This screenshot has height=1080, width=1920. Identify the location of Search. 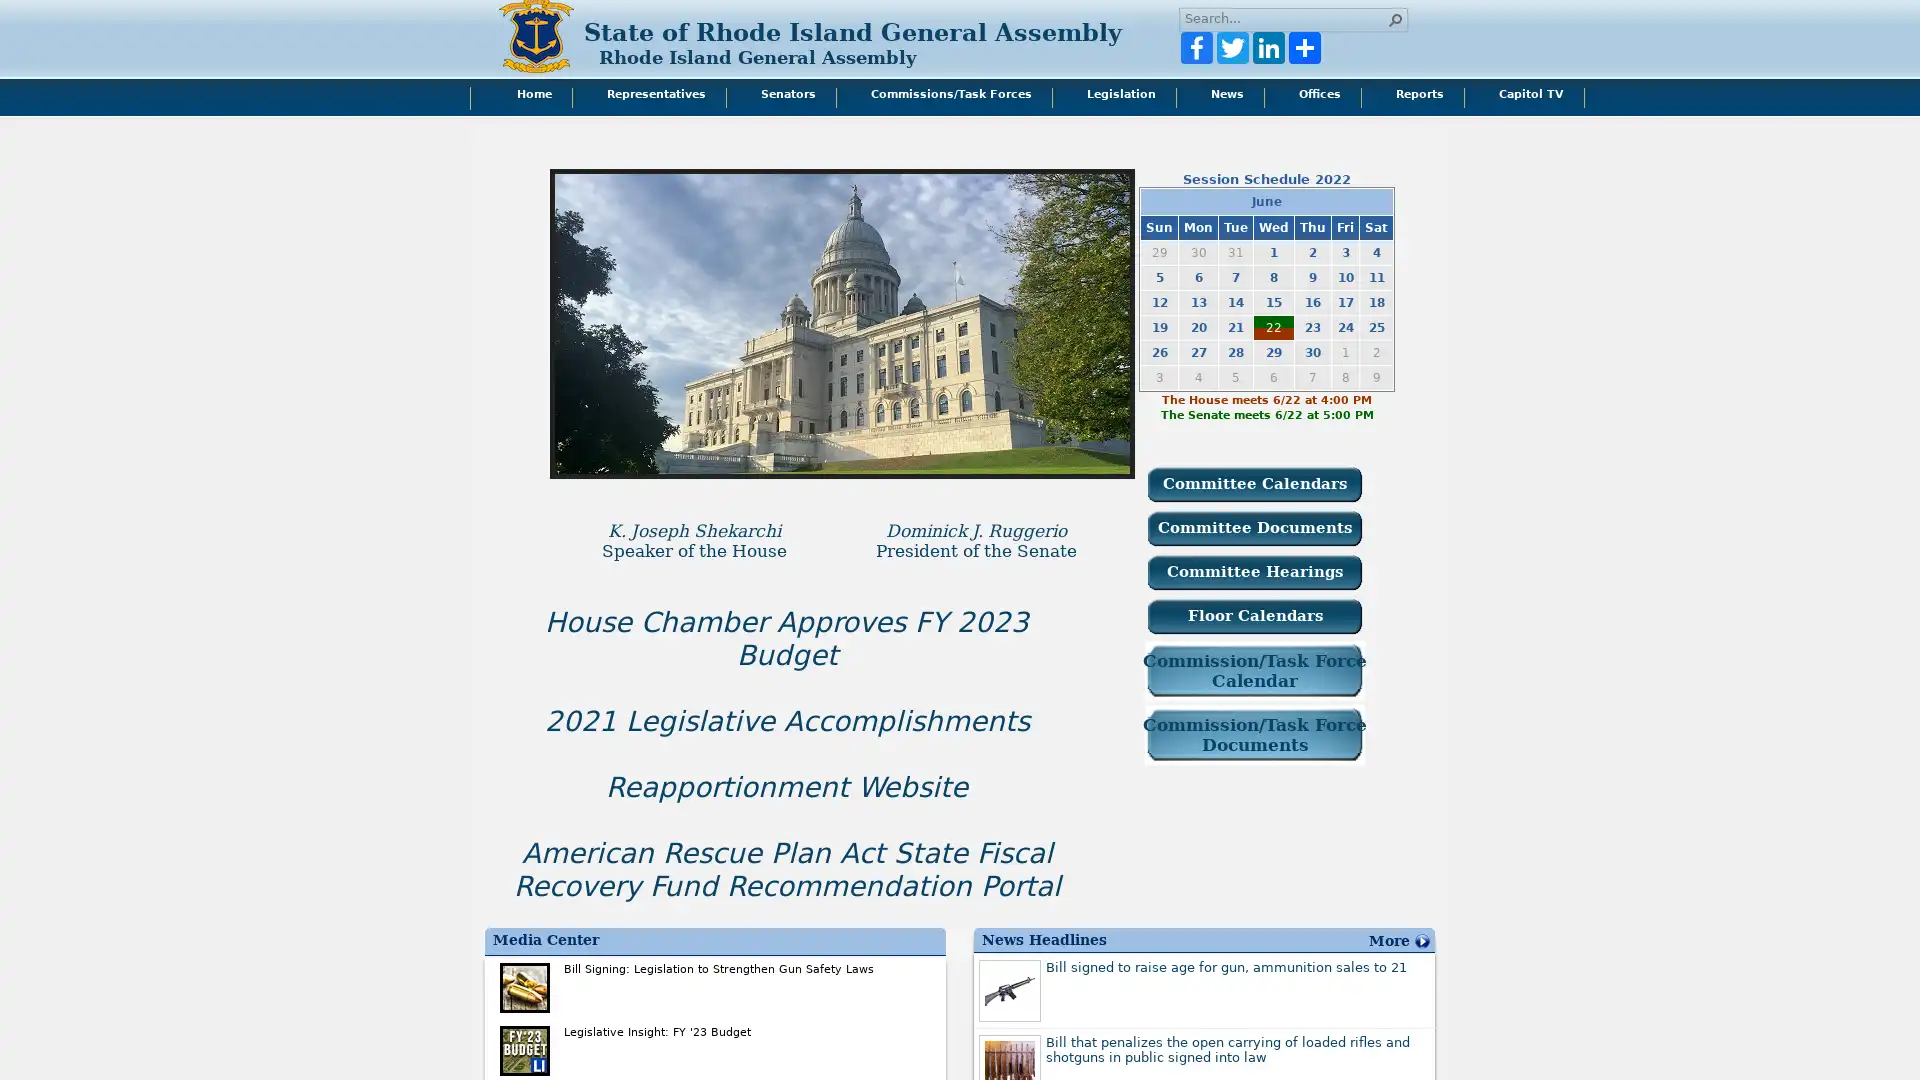
(1395, 19).